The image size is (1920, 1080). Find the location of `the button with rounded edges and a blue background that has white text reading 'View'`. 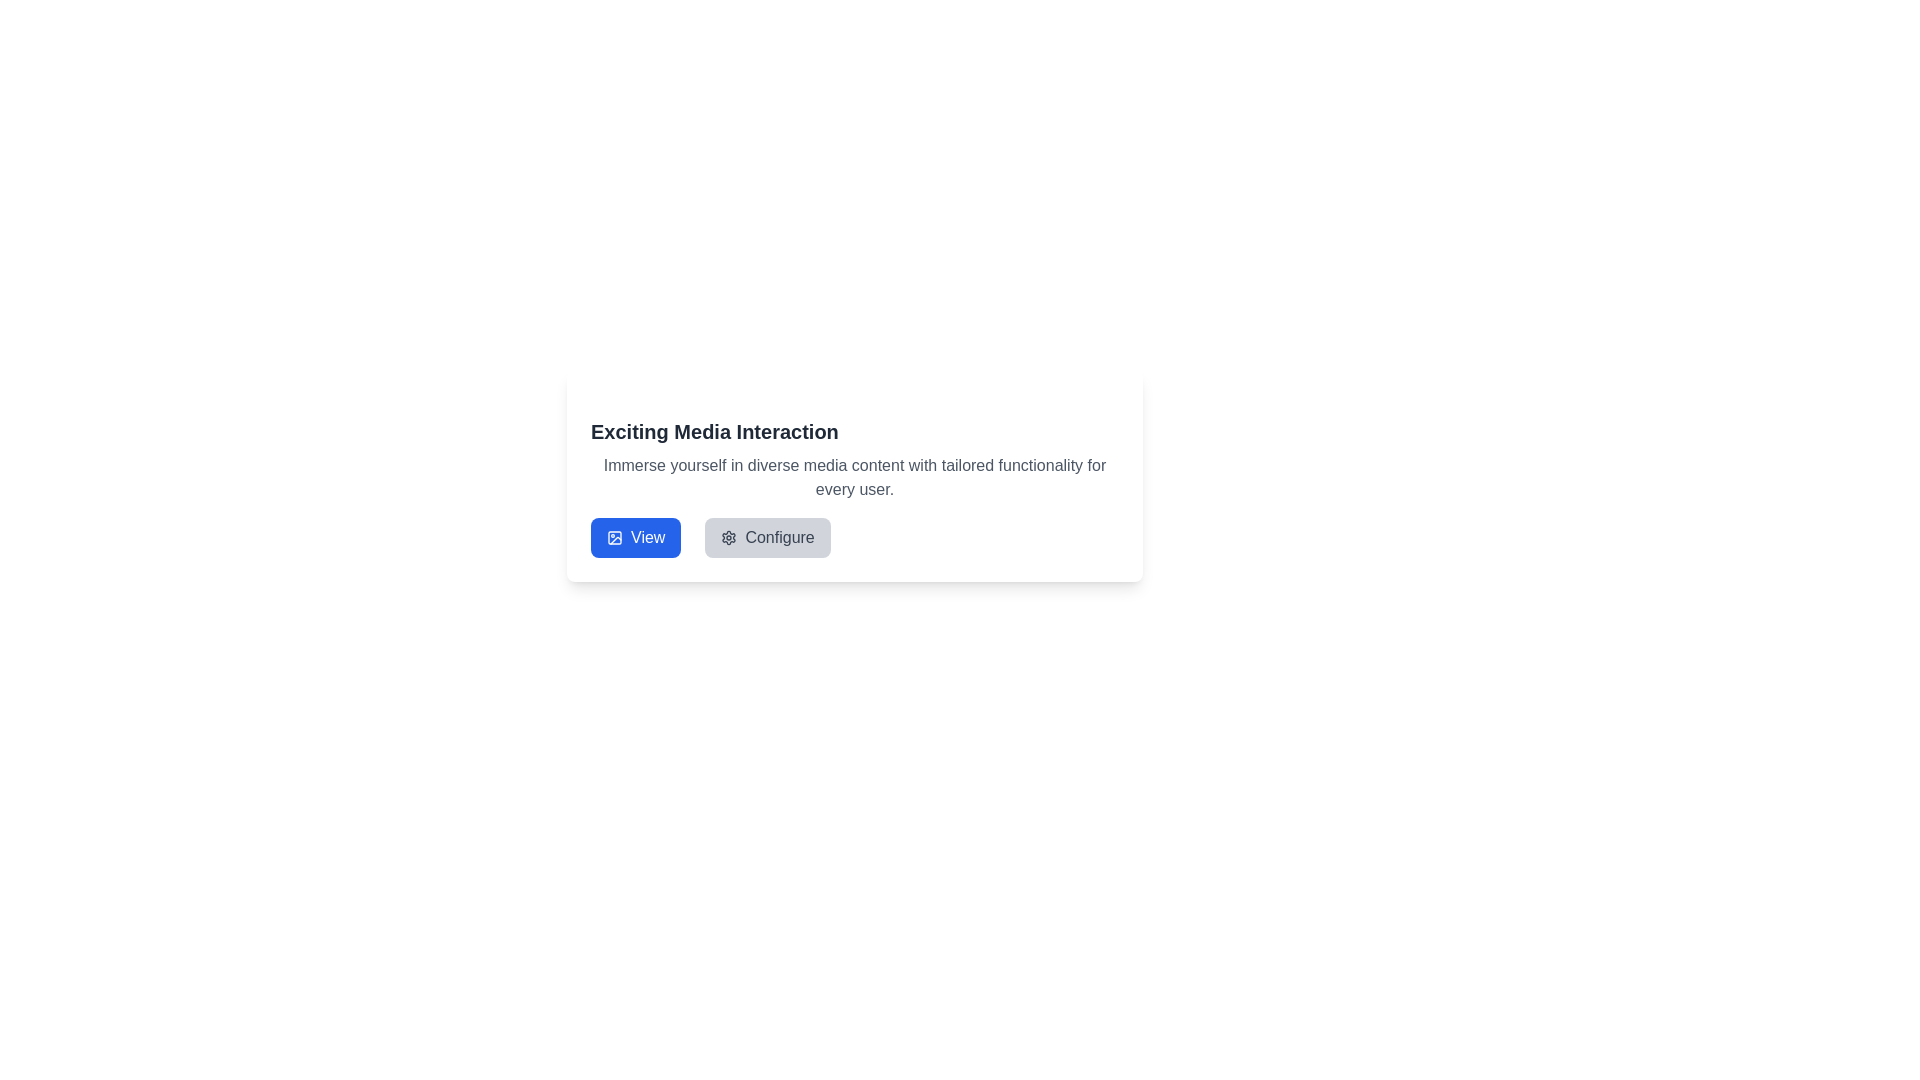

the button with rounded edges and a blue background that has white text reading 'View' is located at coordinates (634, 536).